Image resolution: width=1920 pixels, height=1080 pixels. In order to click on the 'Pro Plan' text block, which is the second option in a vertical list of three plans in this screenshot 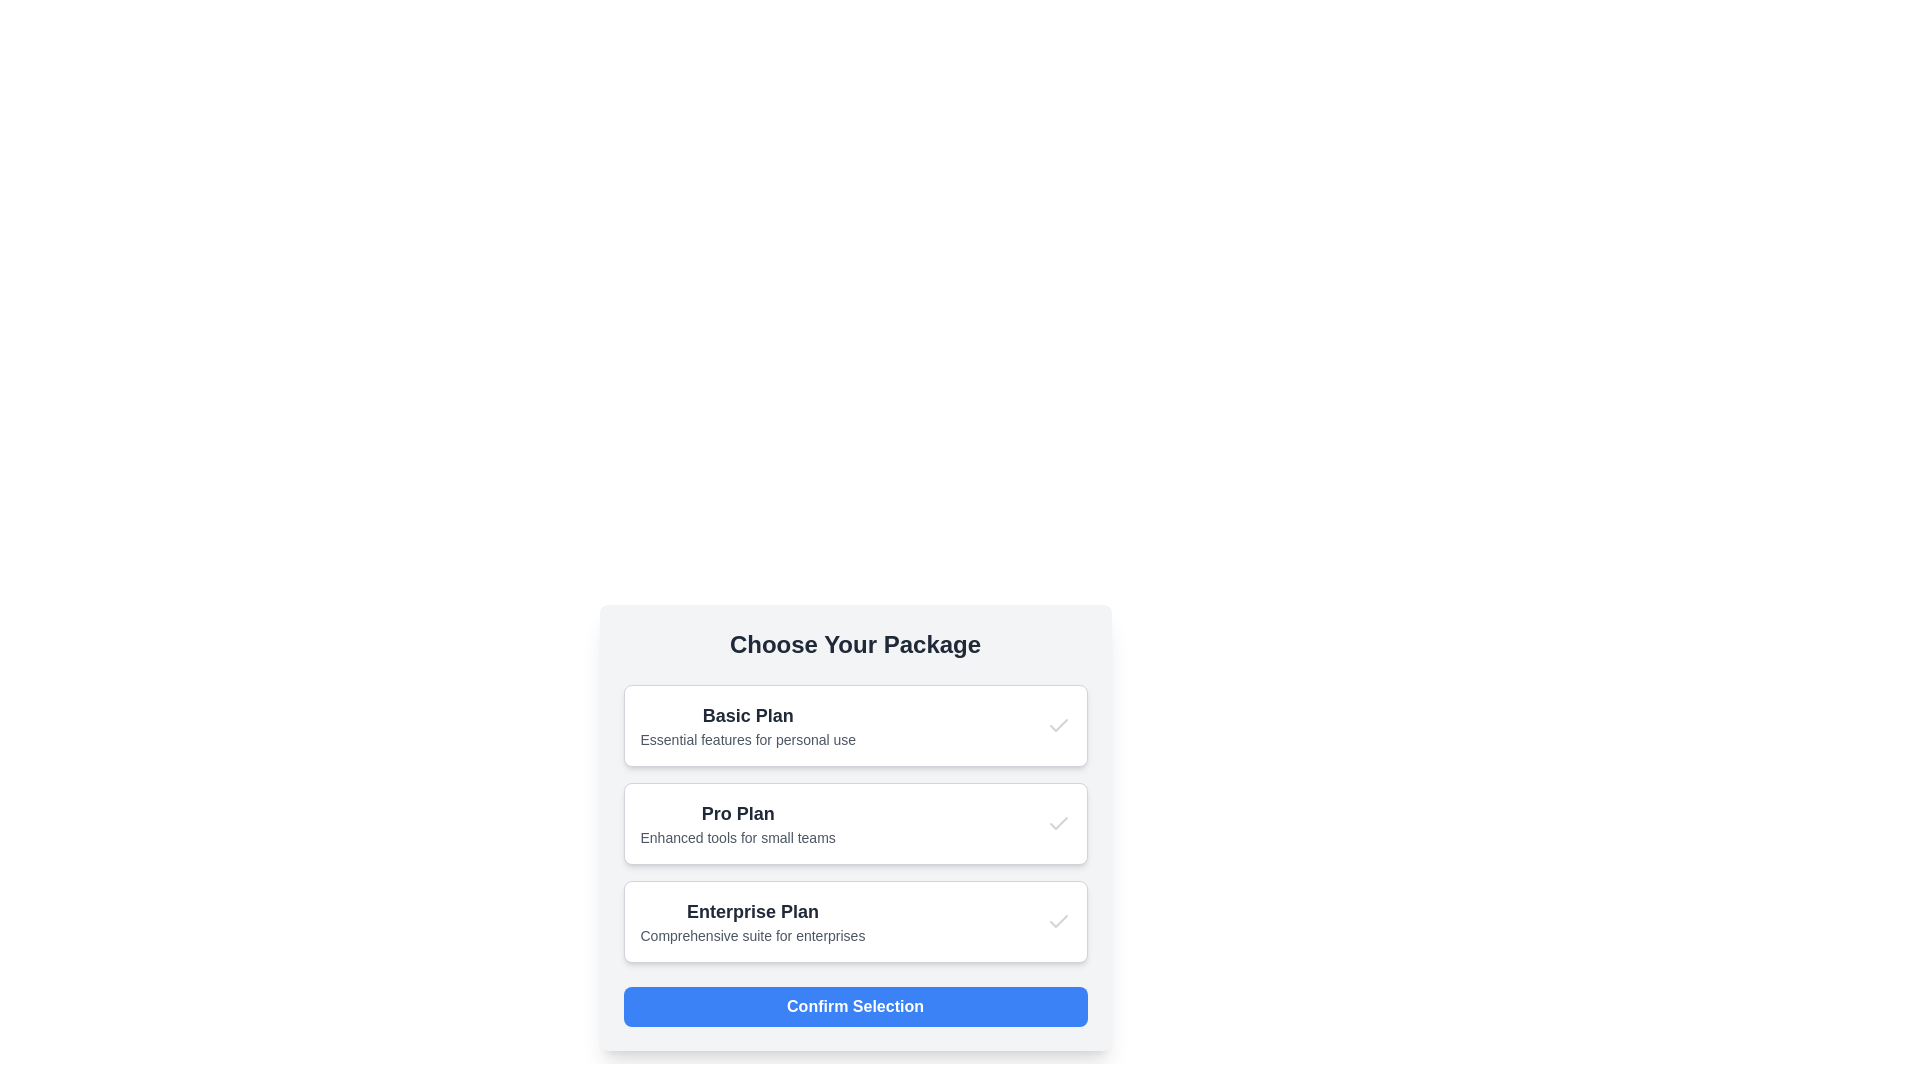, I will do `click(737, 824)`.